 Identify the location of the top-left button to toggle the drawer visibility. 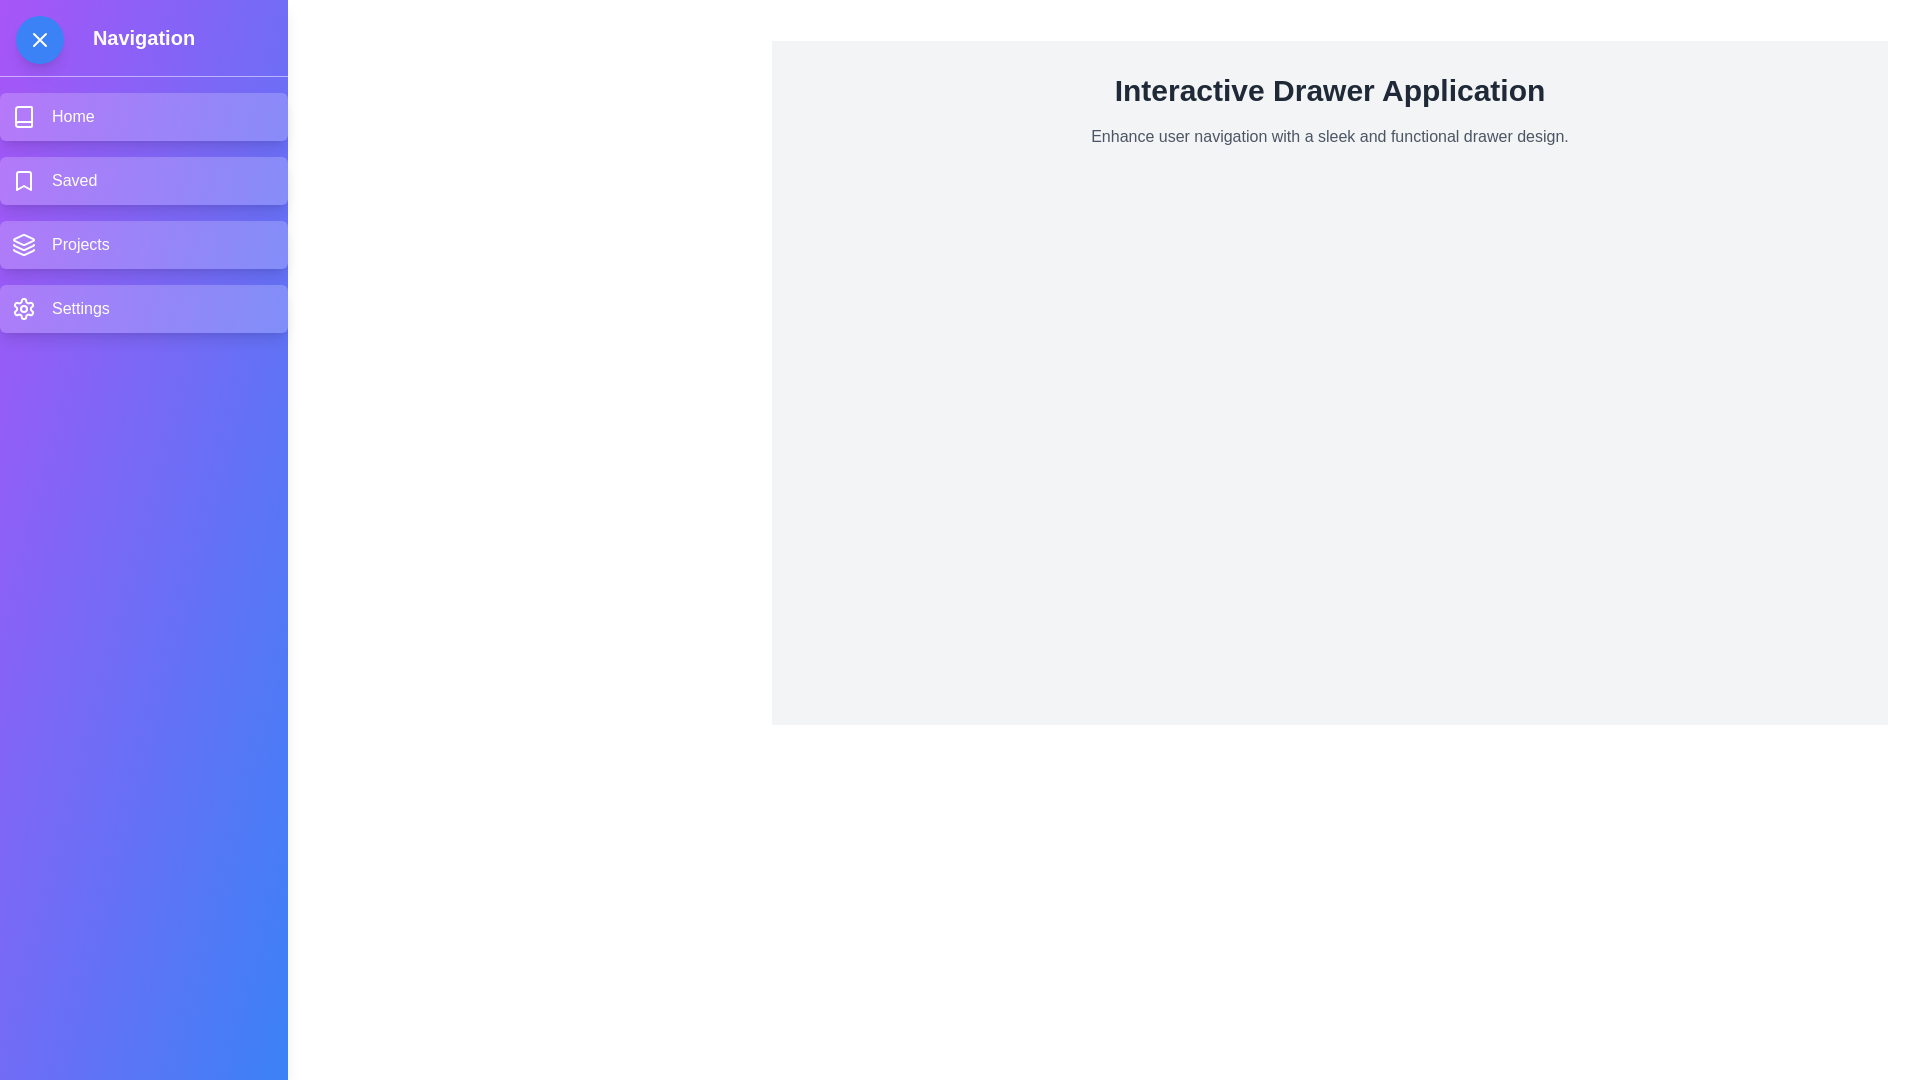
(39, 39).